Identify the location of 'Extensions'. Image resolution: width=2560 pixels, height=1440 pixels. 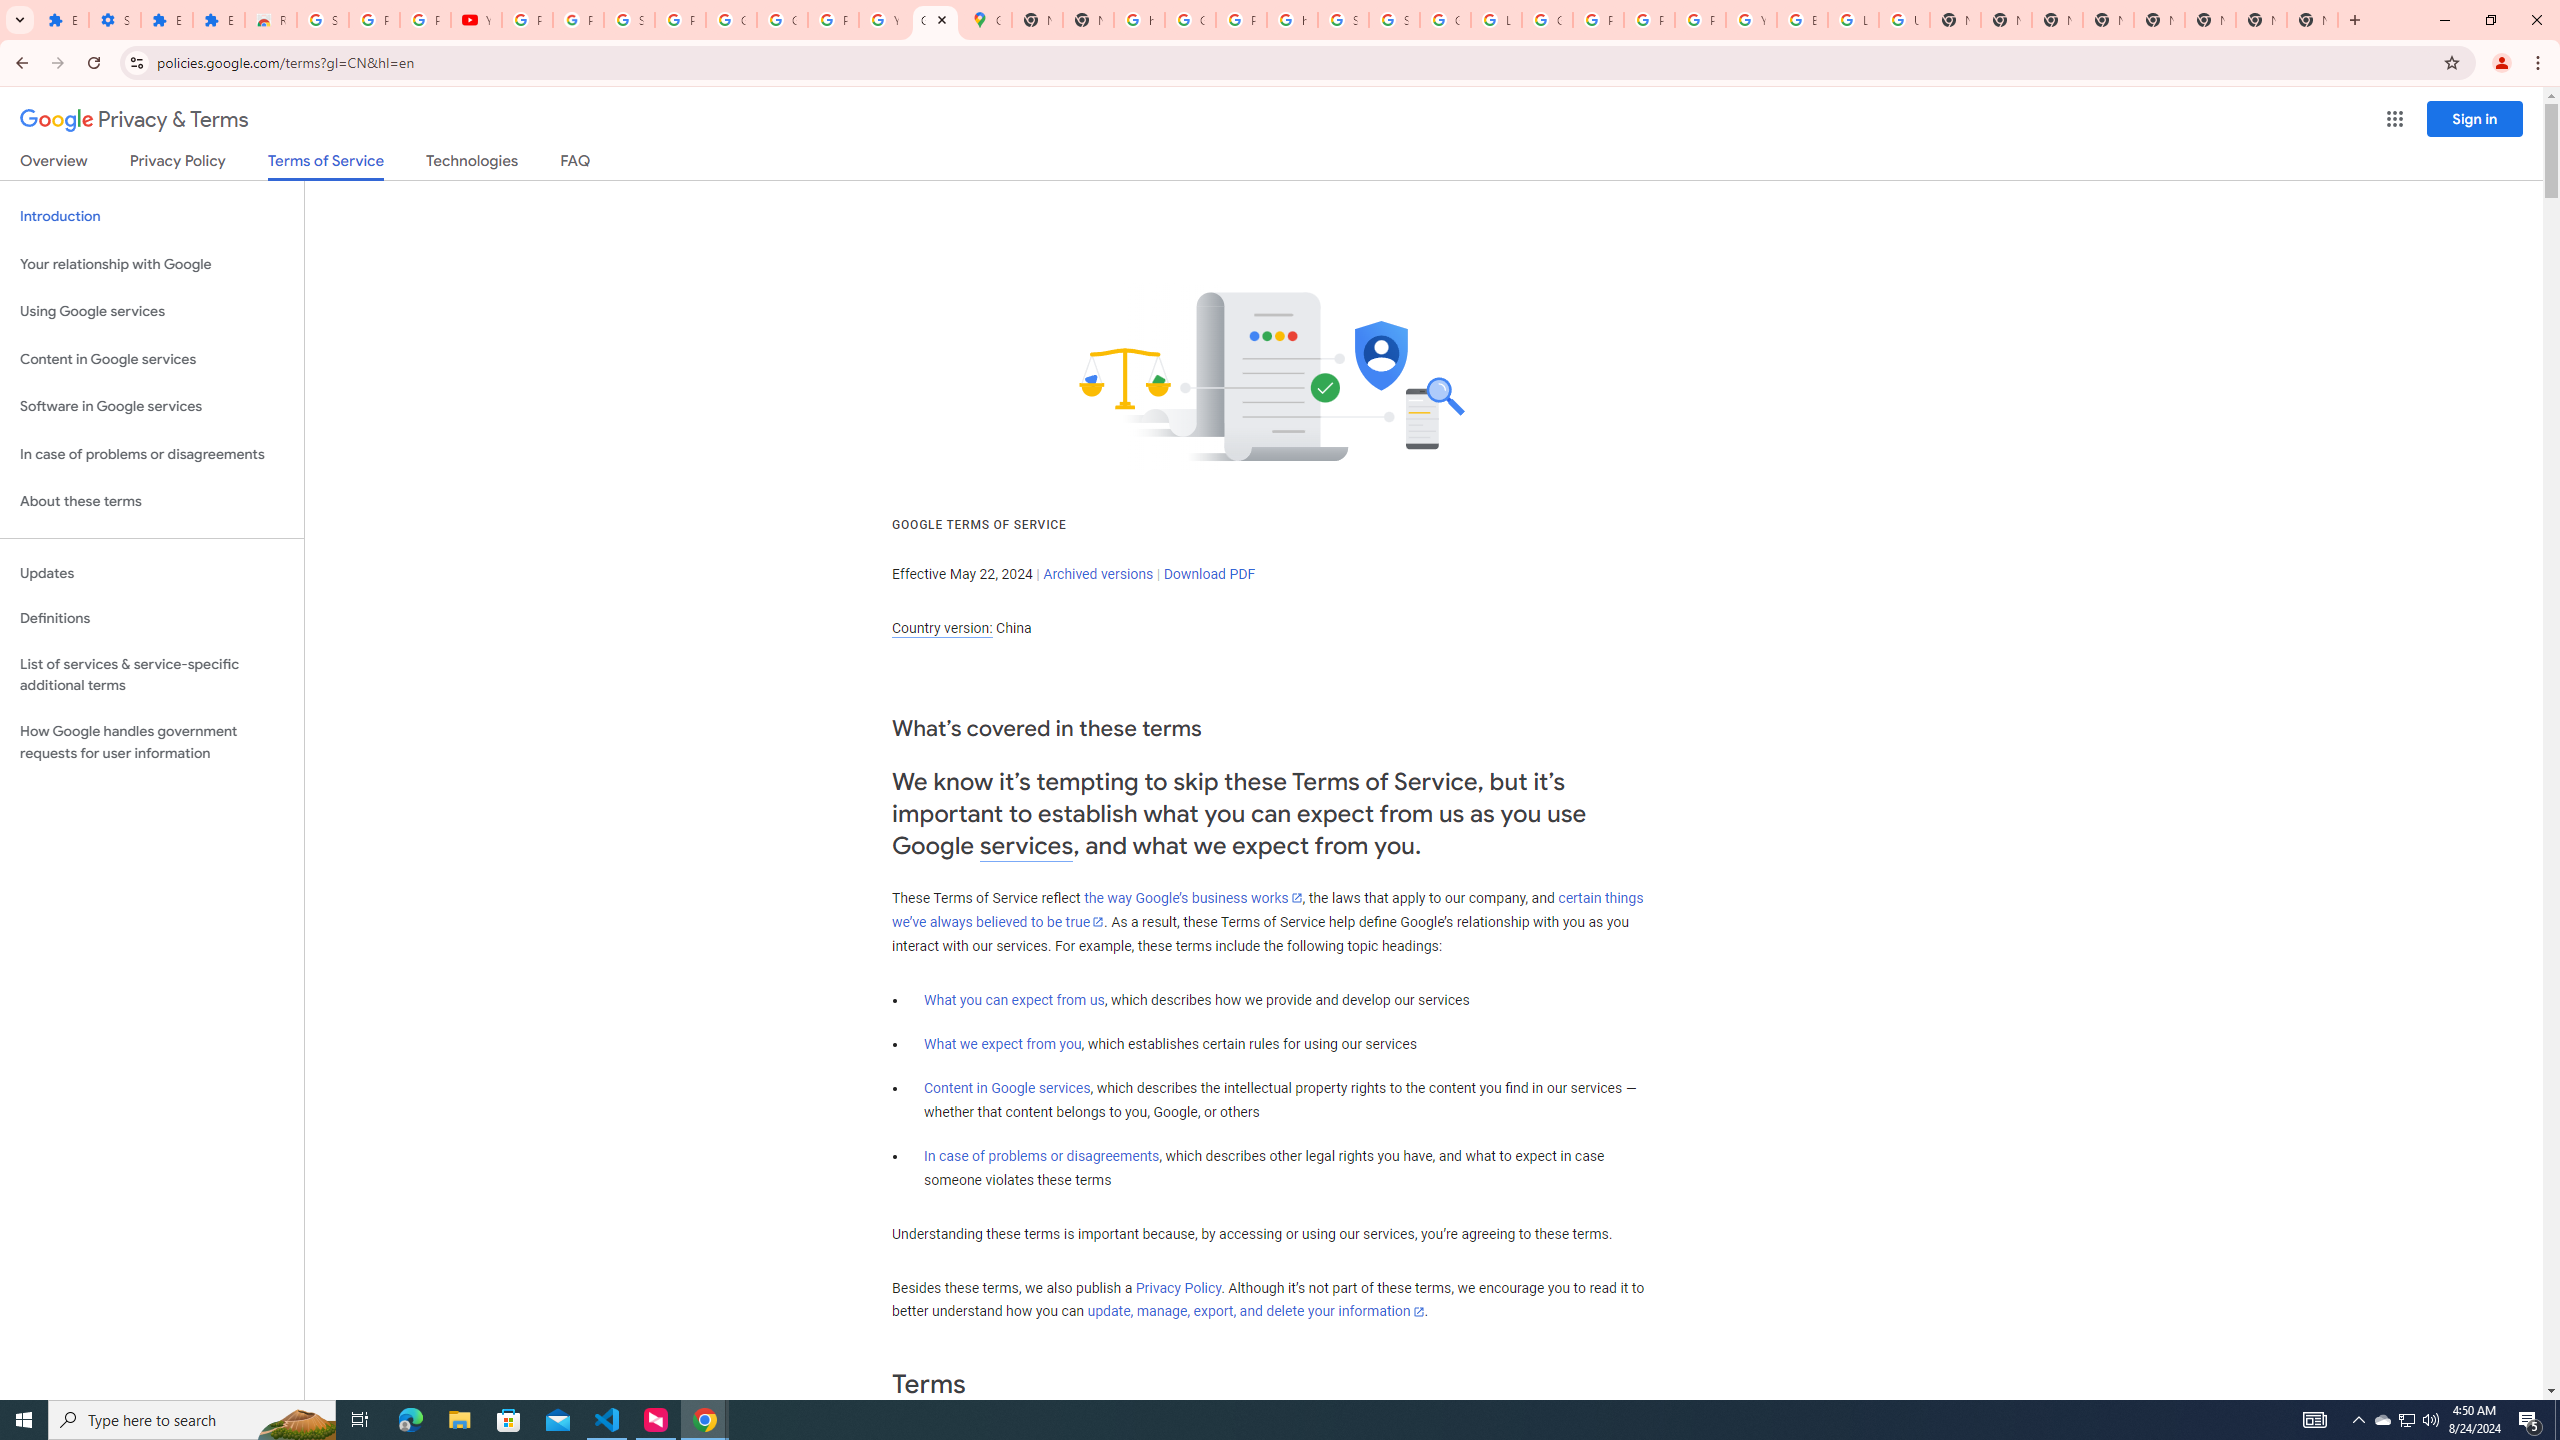
(217, 19).